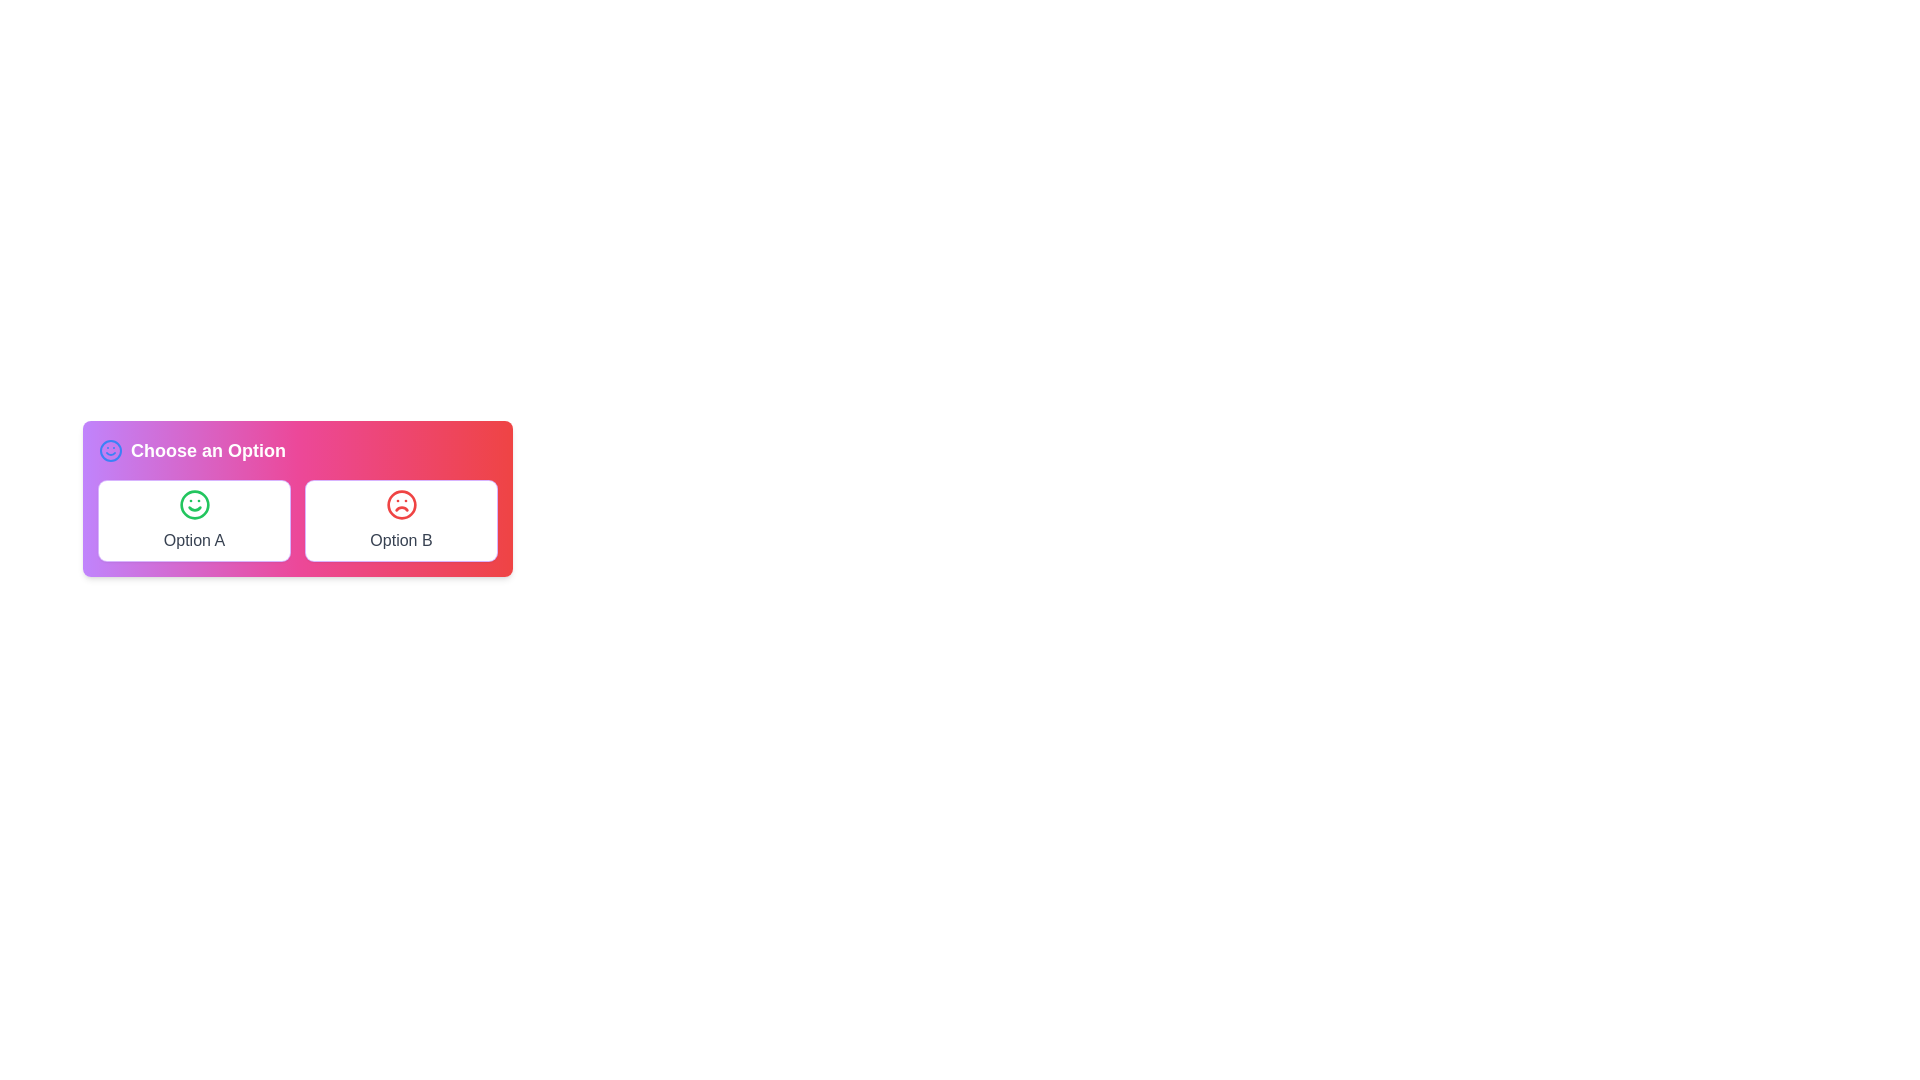 The height and width of the screenshot is (1080, 1920). What do you see at coordinates (400, 519) in the screenshot?
I see `the interactive button representing 'Option B'` at bounding box center [400, 519].